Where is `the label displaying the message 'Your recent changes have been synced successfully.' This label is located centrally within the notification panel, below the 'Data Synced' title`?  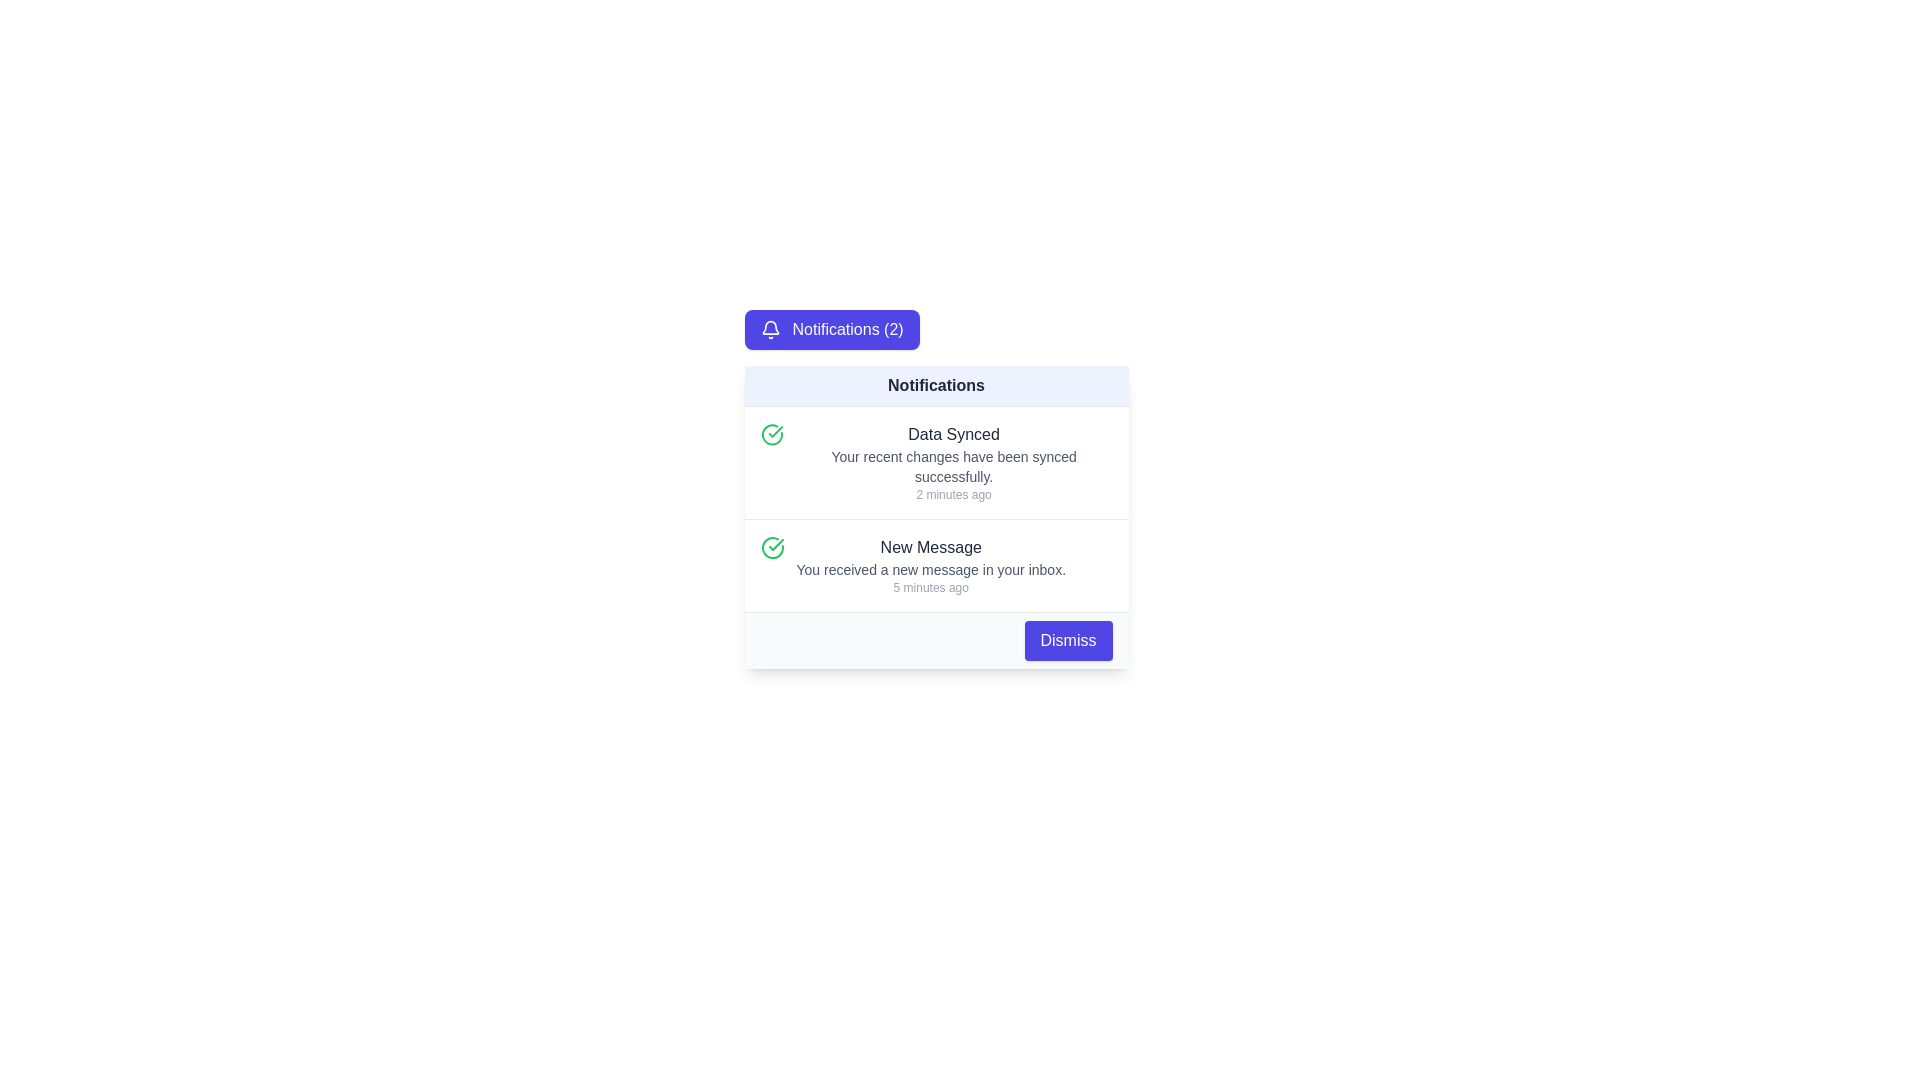 the label displaying the message 'Your recent changes have been synced successfully.' This label is located centrally within the notification panel, below the 'Data Synced' title is located at coordinates (953, 466).